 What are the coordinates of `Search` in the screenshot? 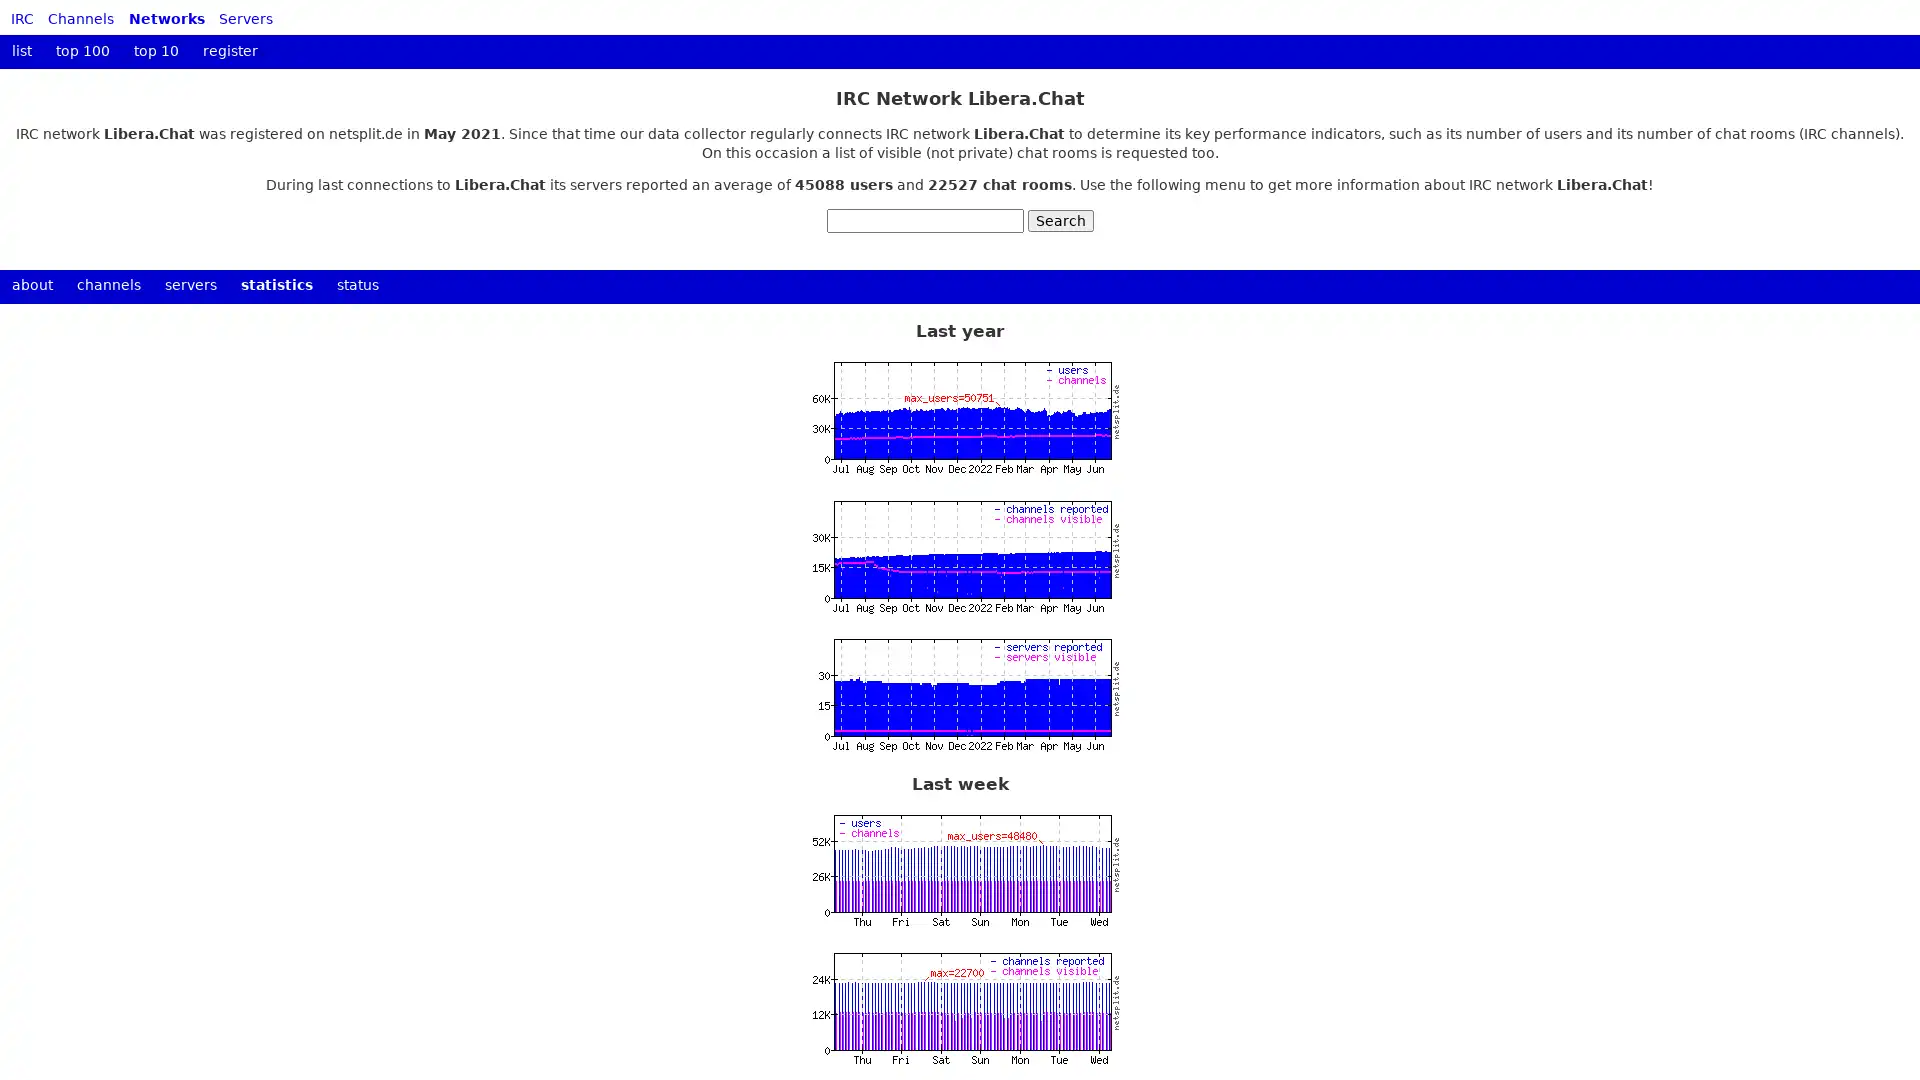 It's located at (1059, 219).